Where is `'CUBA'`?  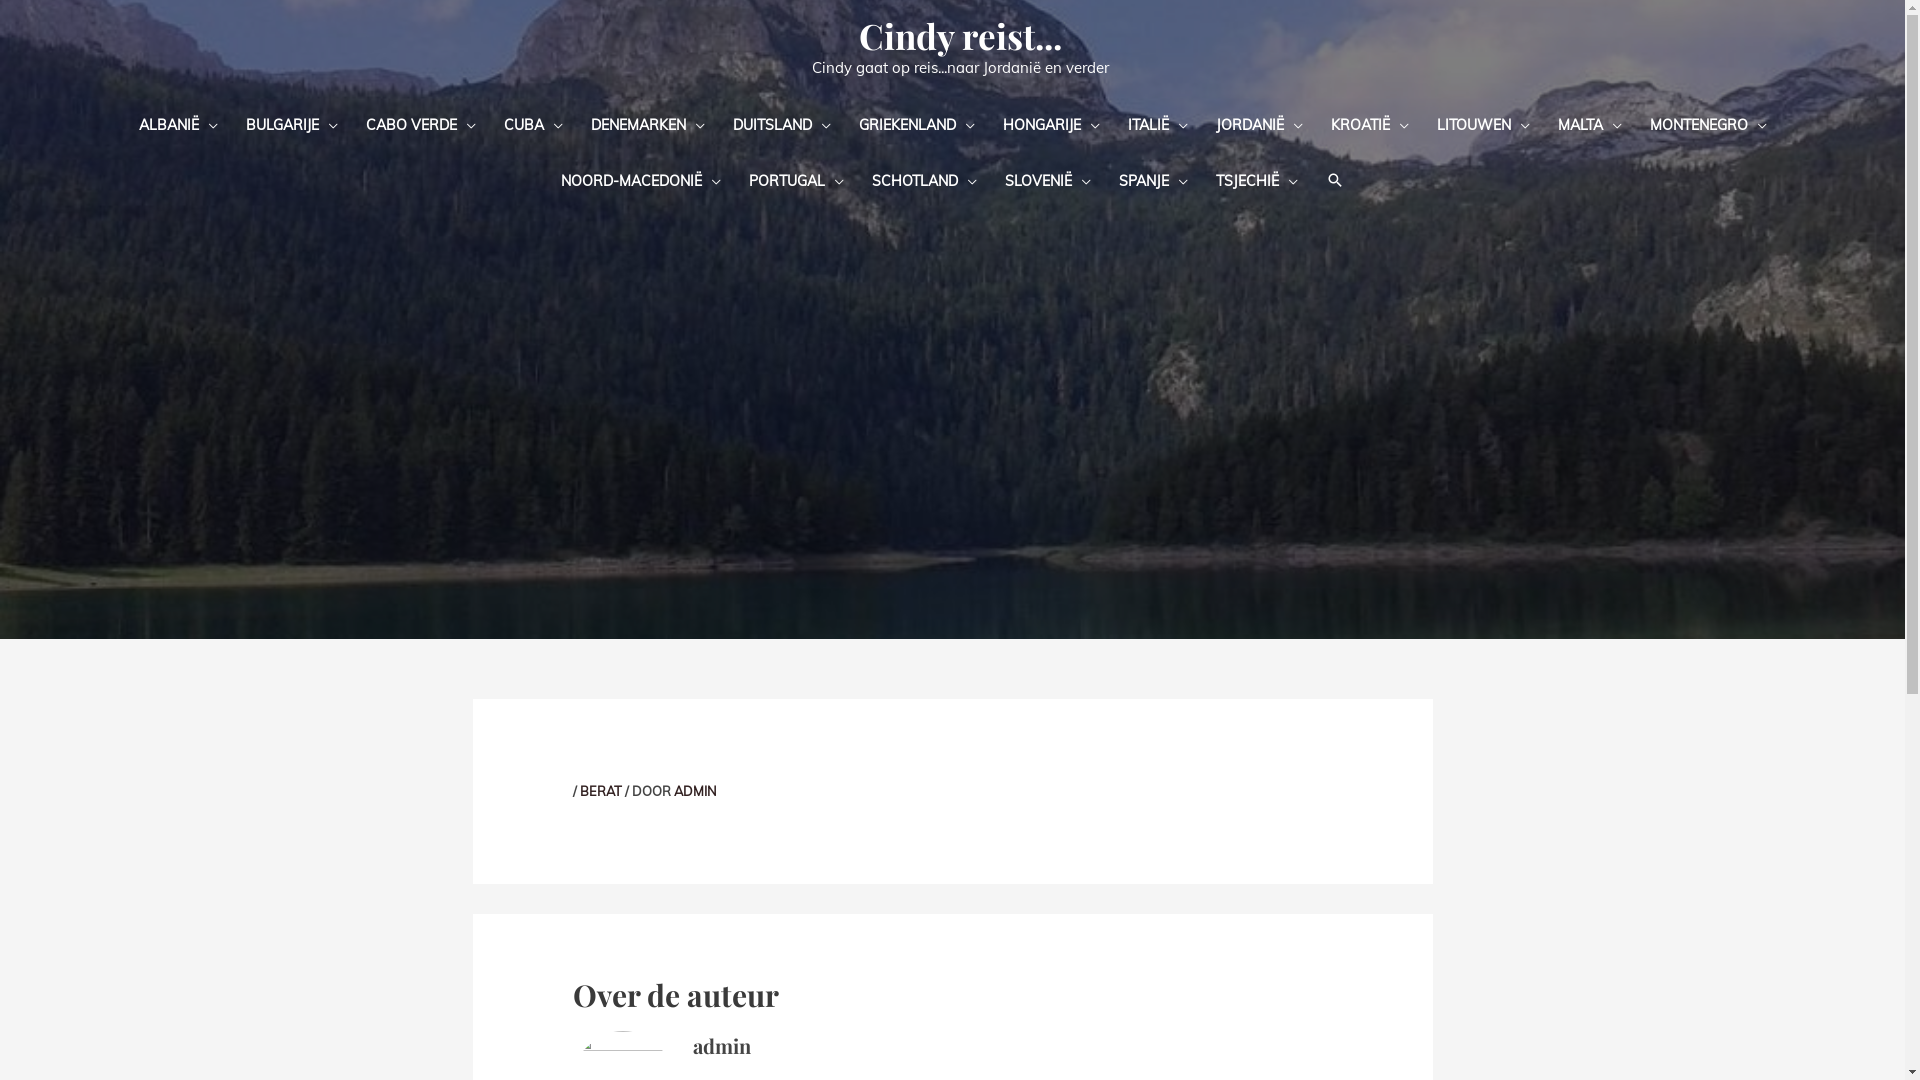 'CUBA' is located at coordinates (533, 123).